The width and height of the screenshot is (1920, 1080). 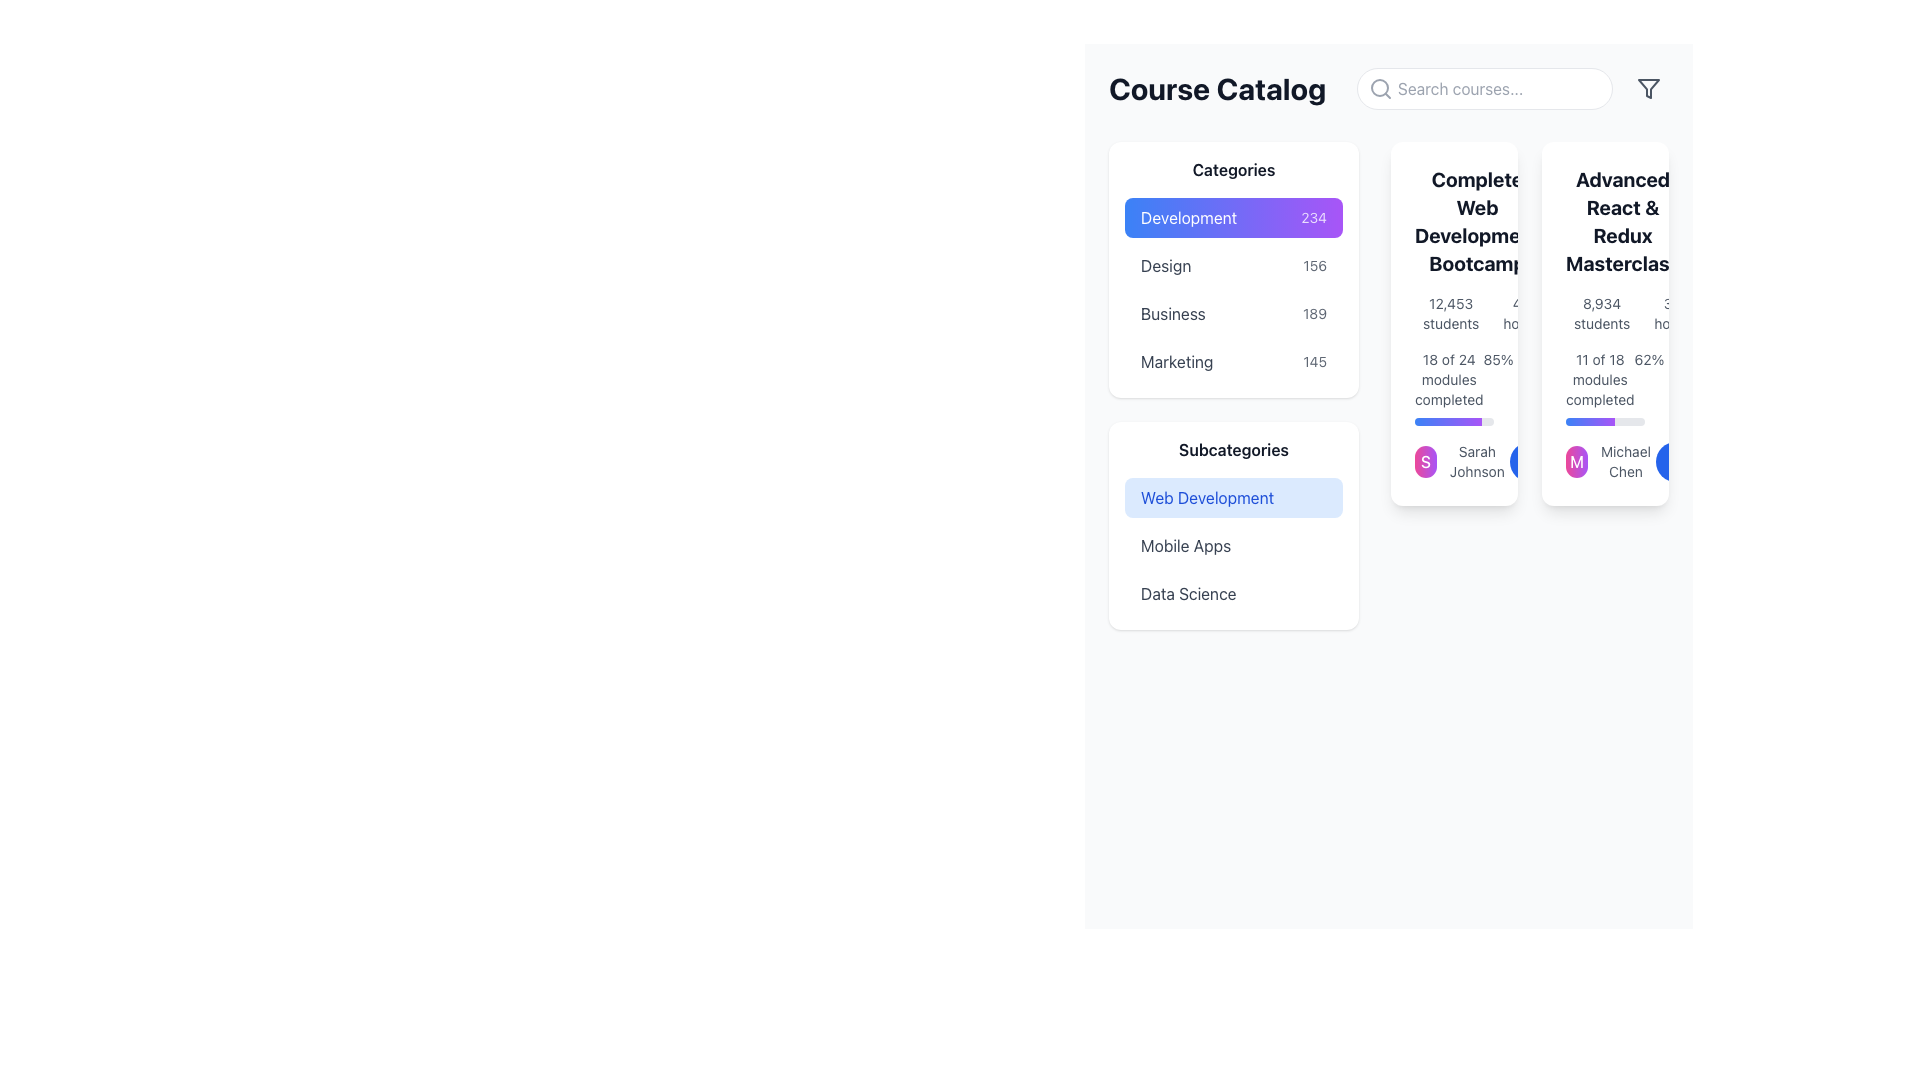 I want to click on the Search input field located in the upper-right part of the application interface, to focus on it for typing keywords or phrases, so click(x=1387, y=87).